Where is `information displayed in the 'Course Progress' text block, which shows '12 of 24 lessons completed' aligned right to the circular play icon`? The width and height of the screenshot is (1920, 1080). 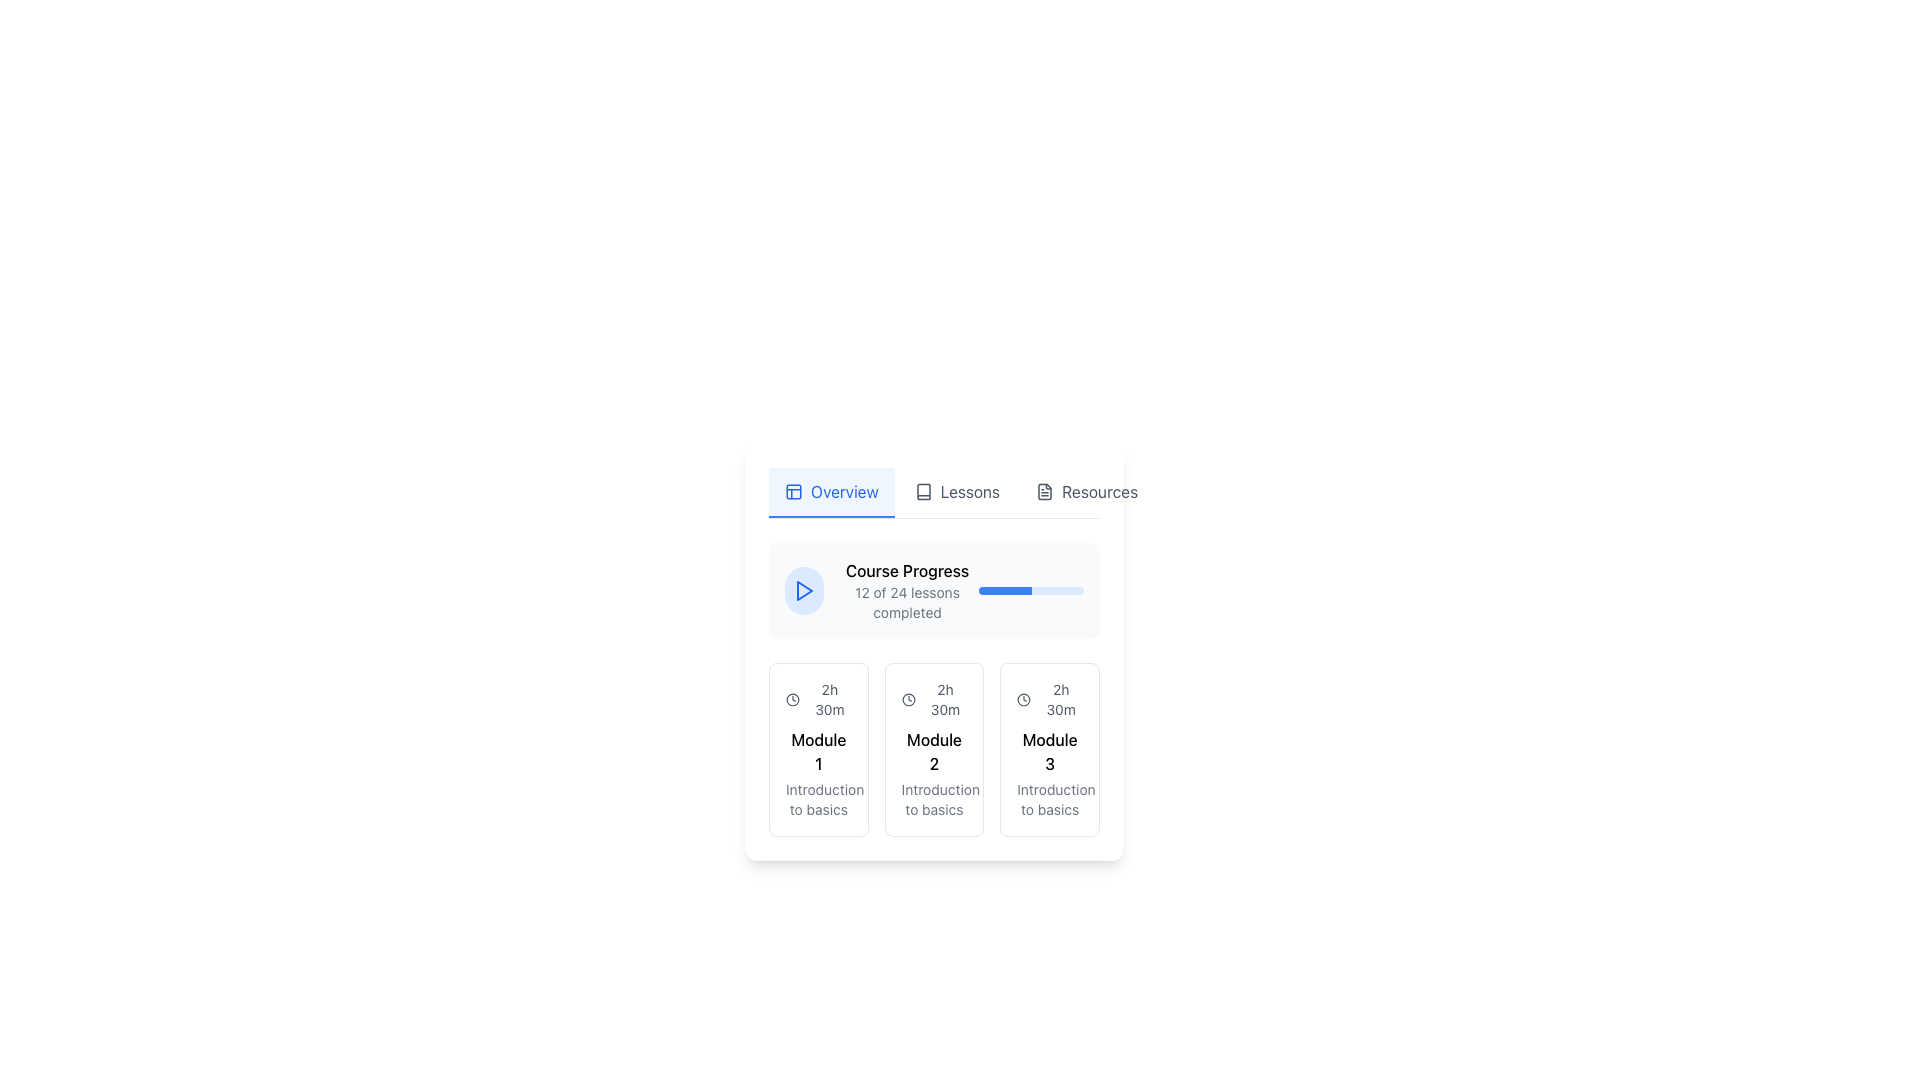 information displayed in the 'Course Progress' text block, which shows '12 of 24 lessons completed' aligned right to the circular play icon is located at coordinates (906, 589).